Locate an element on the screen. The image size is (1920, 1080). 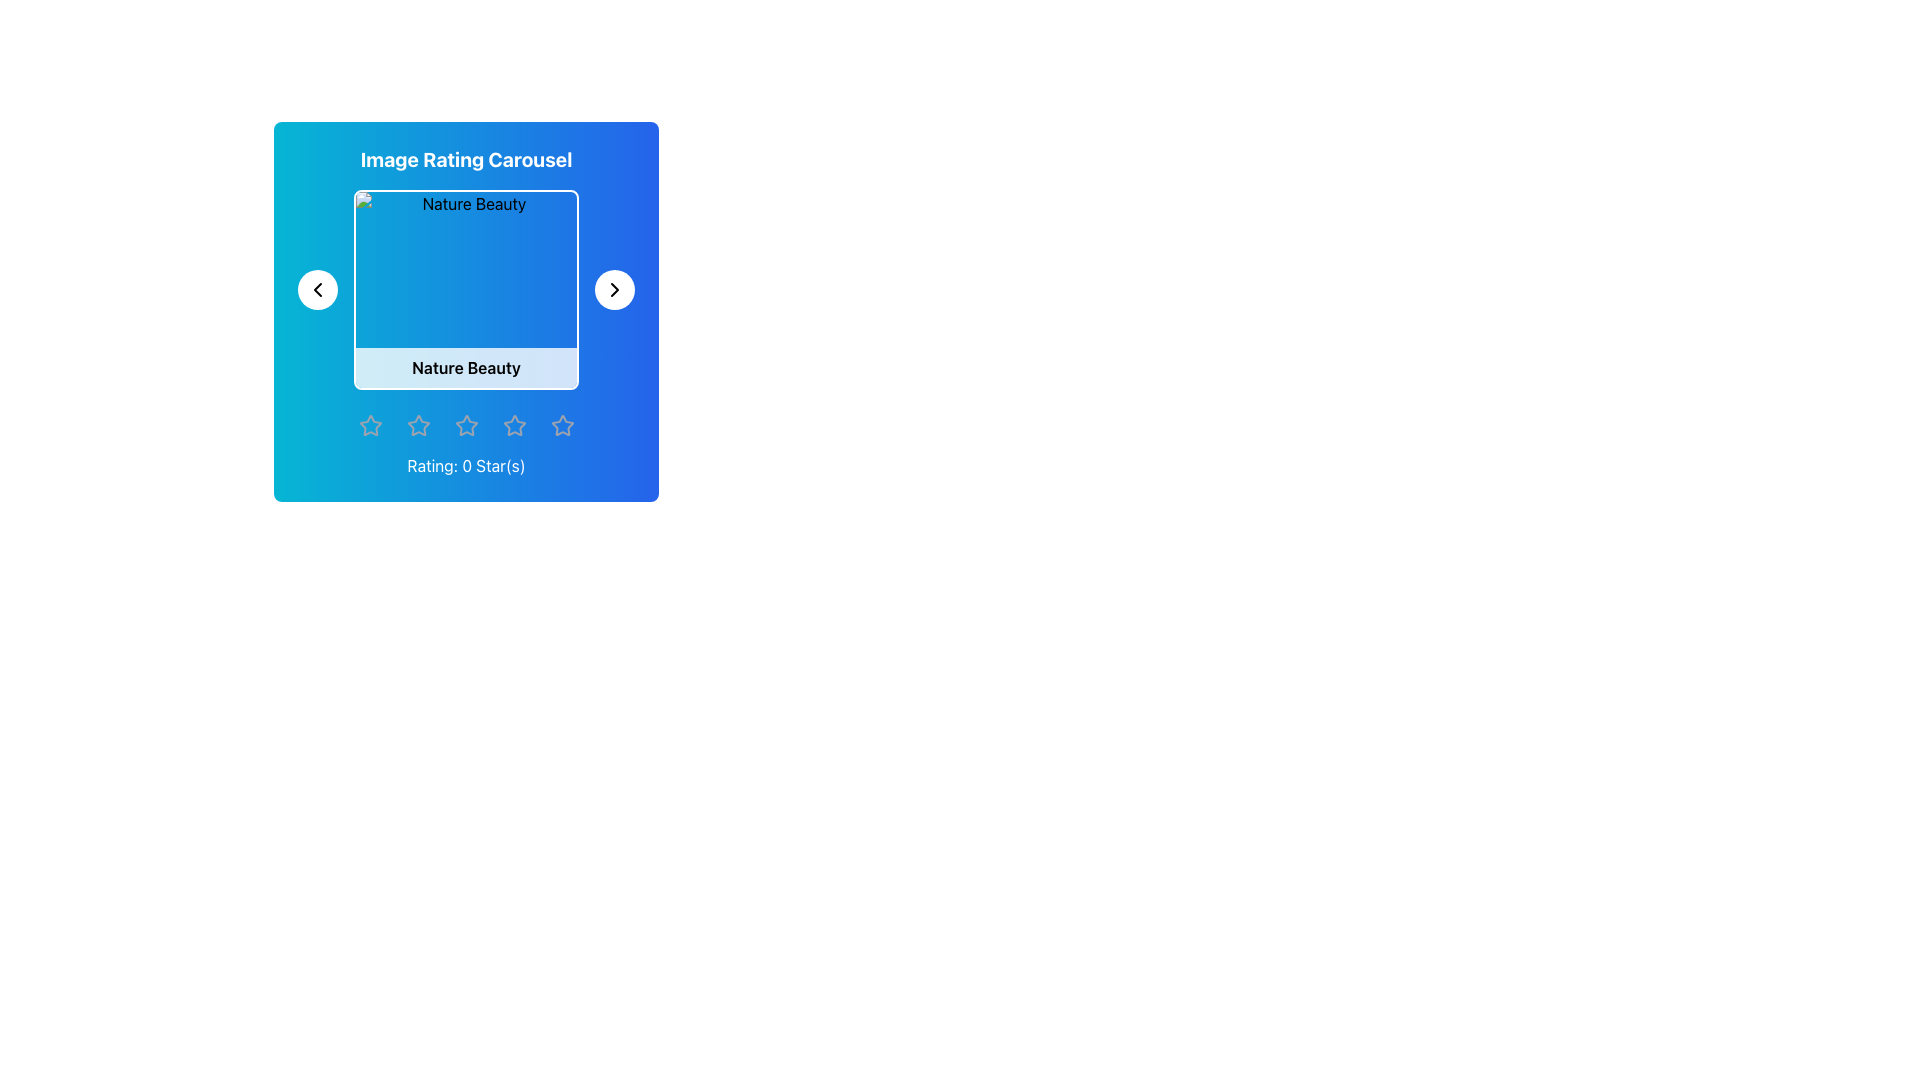
the leftmost star-shaped icon filled with gradient blue color and a thin gray border to rate it in the 'Image Rating Carousel' section is located at coordinates (417, 424).